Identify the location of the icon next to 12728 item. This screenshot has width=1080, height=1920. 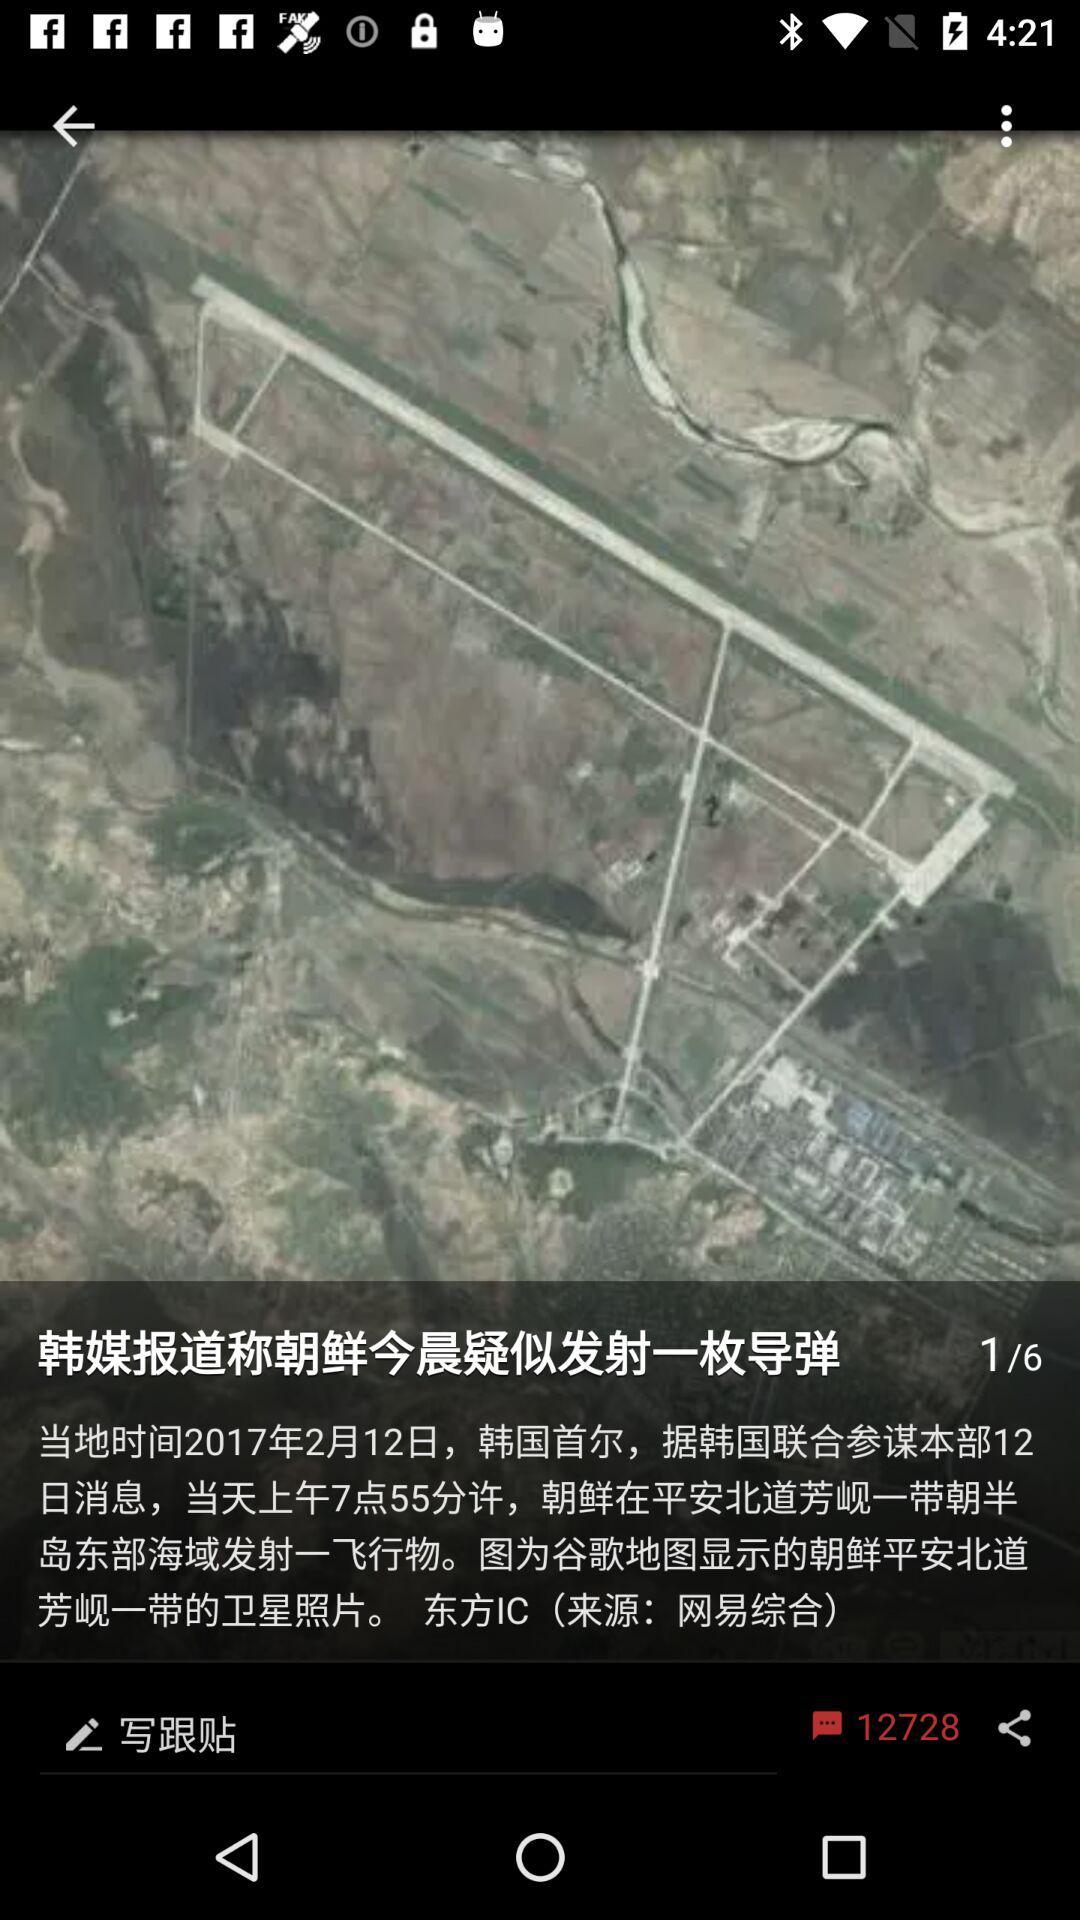
(407, 1727).